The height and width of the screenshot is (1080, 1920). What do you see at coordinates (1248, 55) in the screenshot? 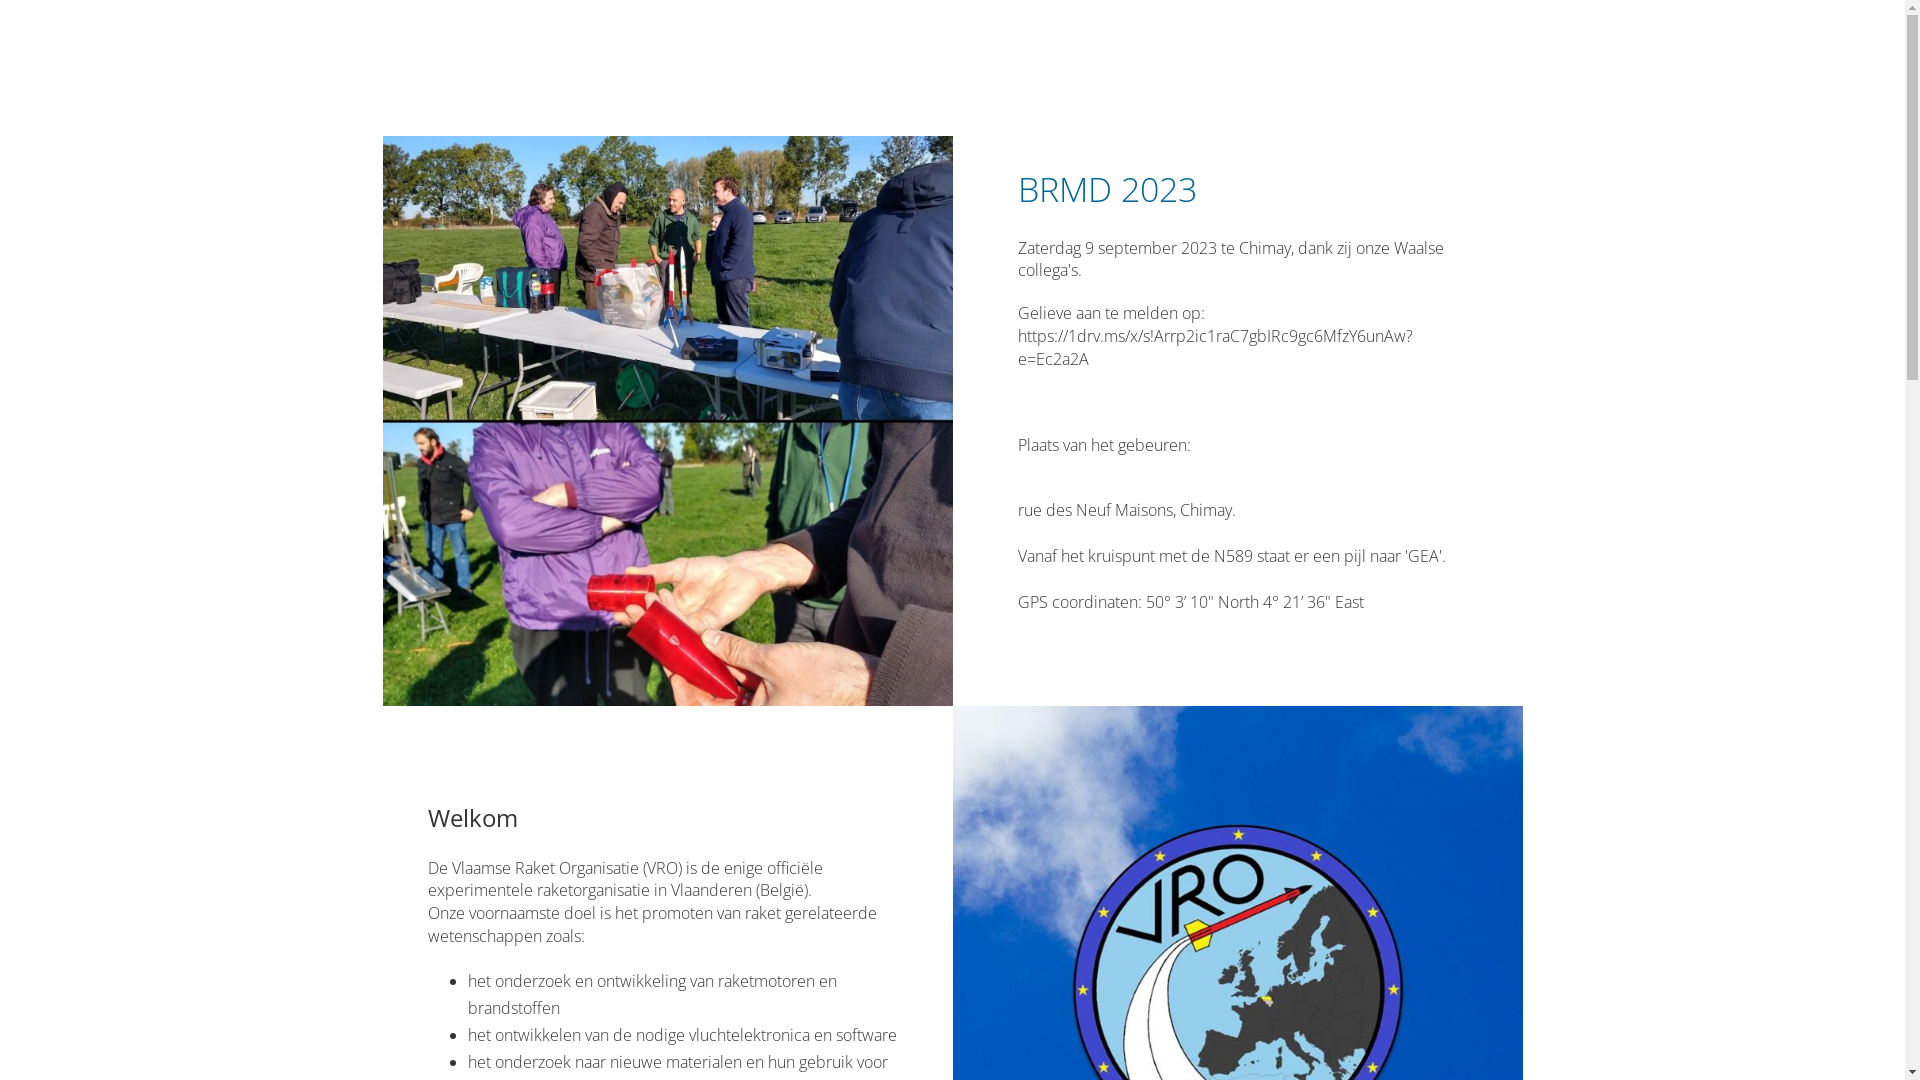
I see `'Contact'` at bounding box center [1248, 55].